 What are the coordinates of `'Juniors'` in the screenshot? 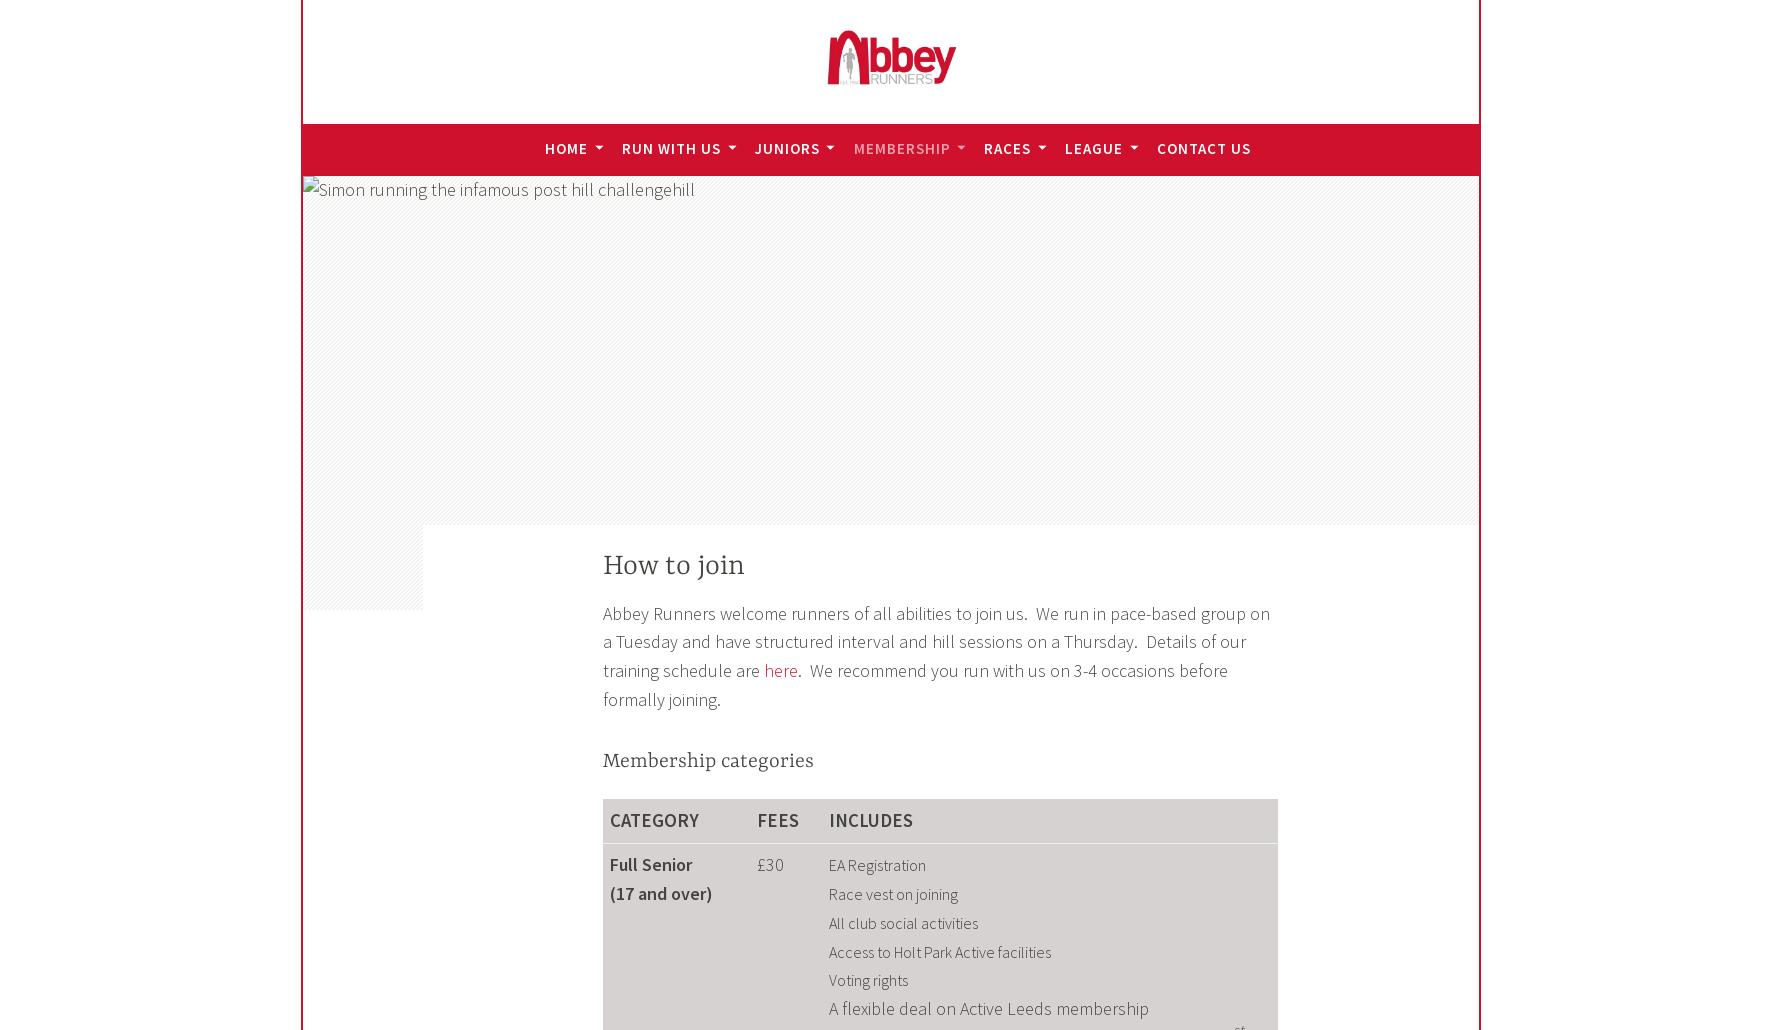 It's located at (753, 146).